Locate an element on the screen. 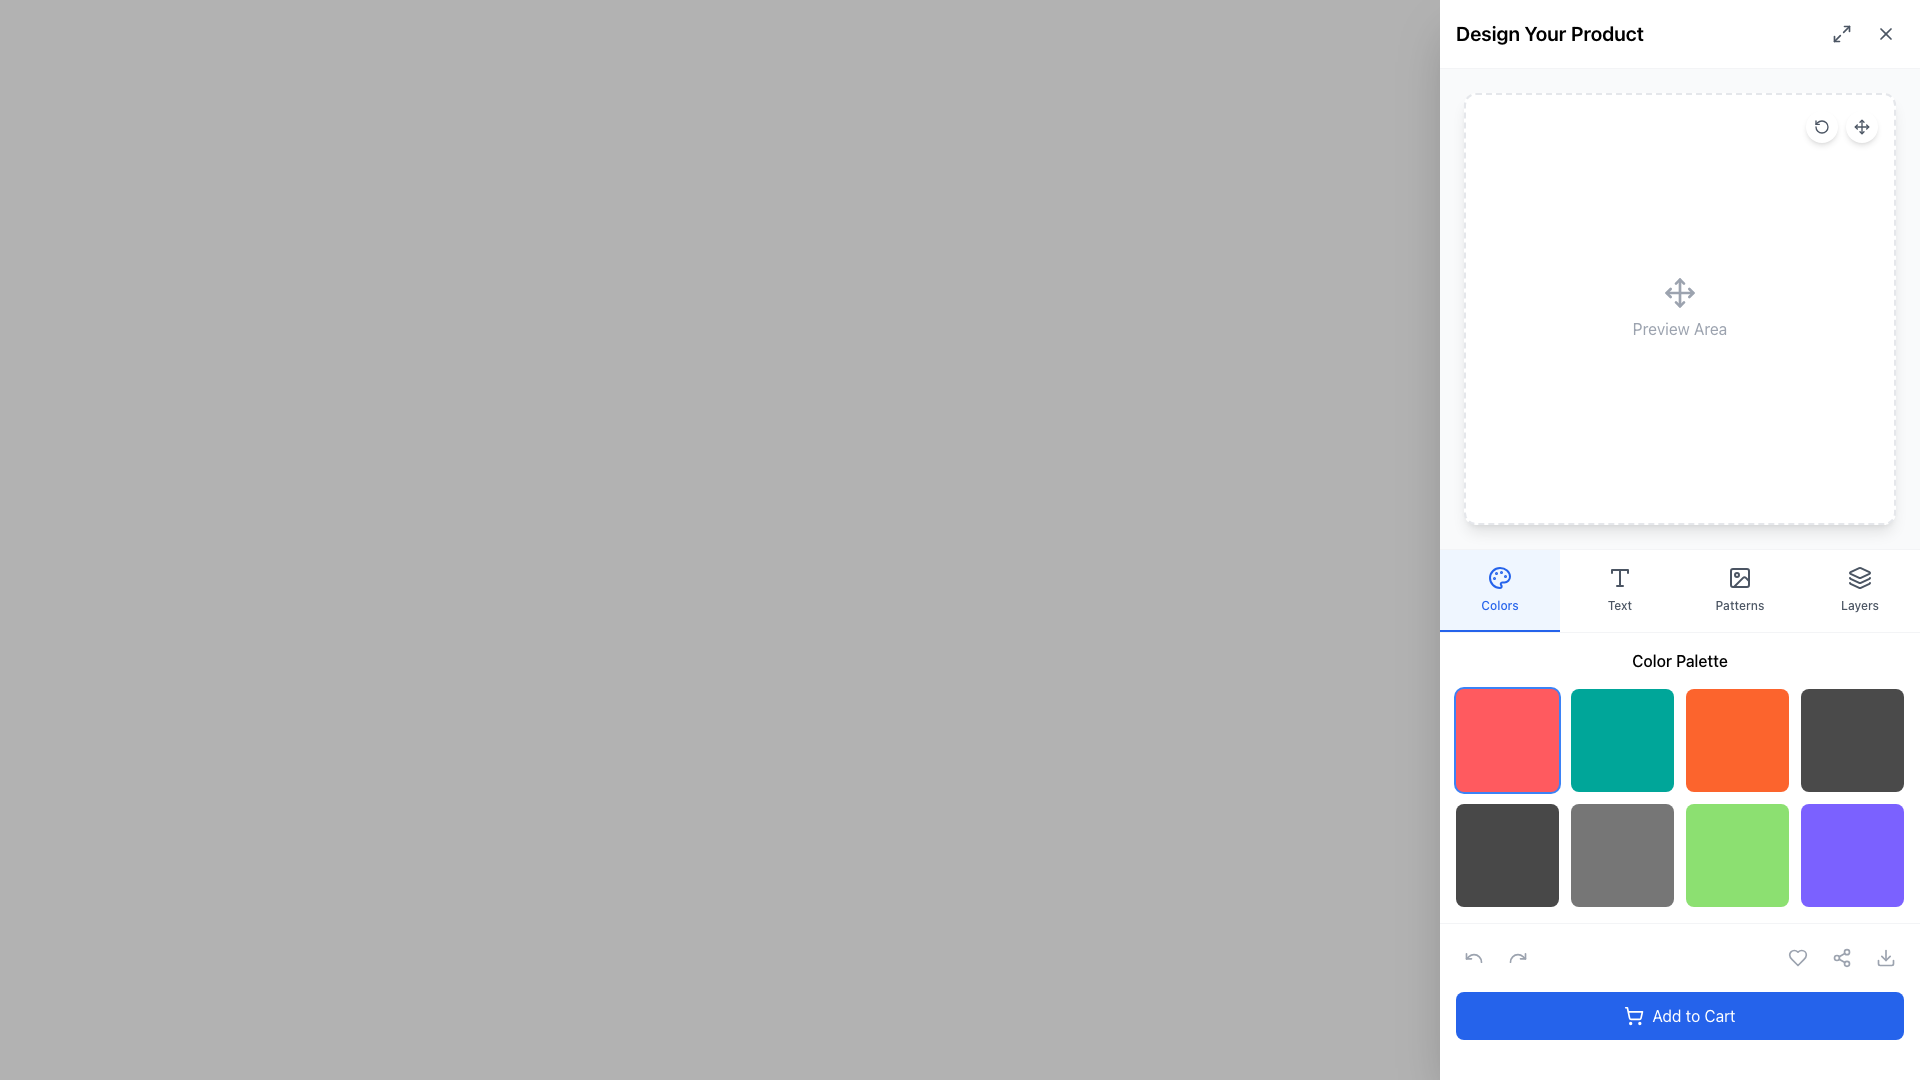 The width and height of the screenshot is (1920, 1080). the circular arrow icon button with a gray outline located in the top-right corner of the interface to redo the last action is located at coordinates (1517, 956).